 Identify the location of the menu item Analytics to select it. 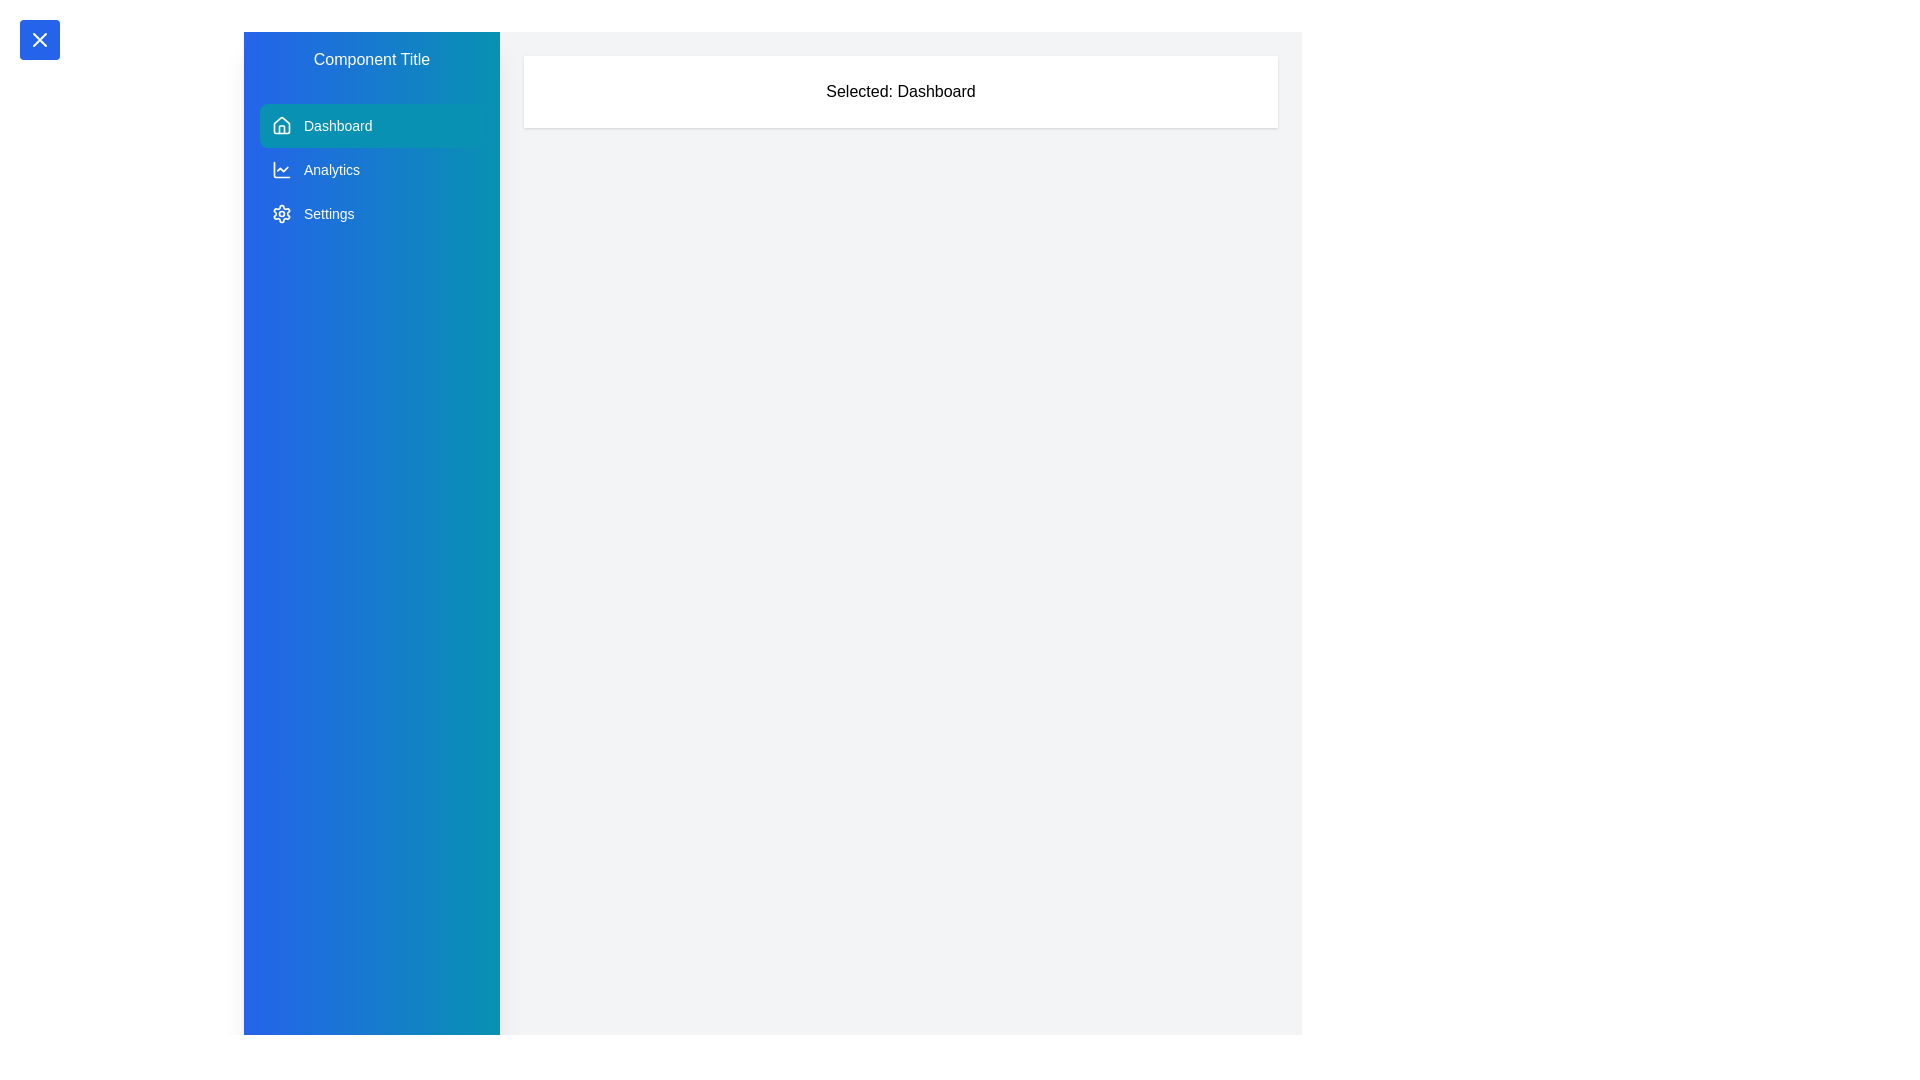
(372, 168).